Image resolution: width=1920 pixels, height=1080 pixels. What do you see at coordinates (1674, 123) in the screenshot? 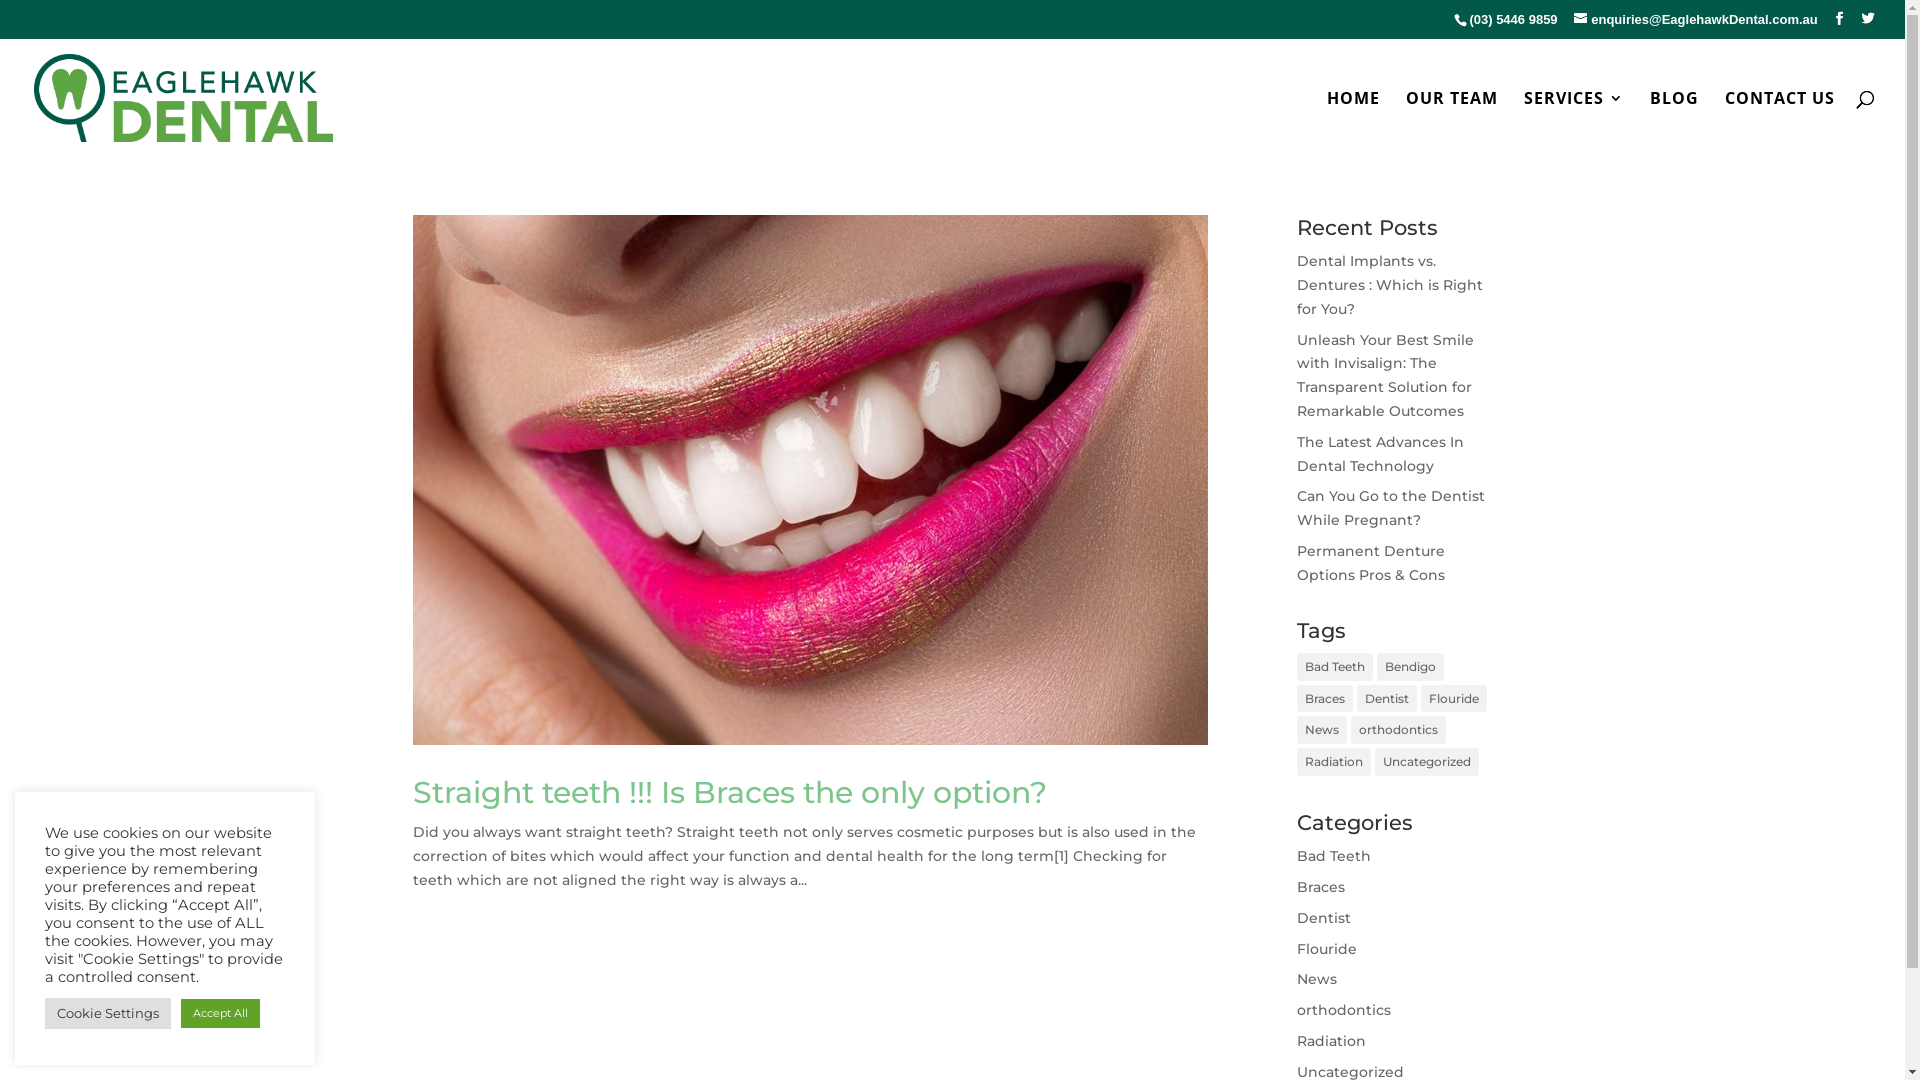
I see `'BLOG'` at bounding box center [1674, 123].